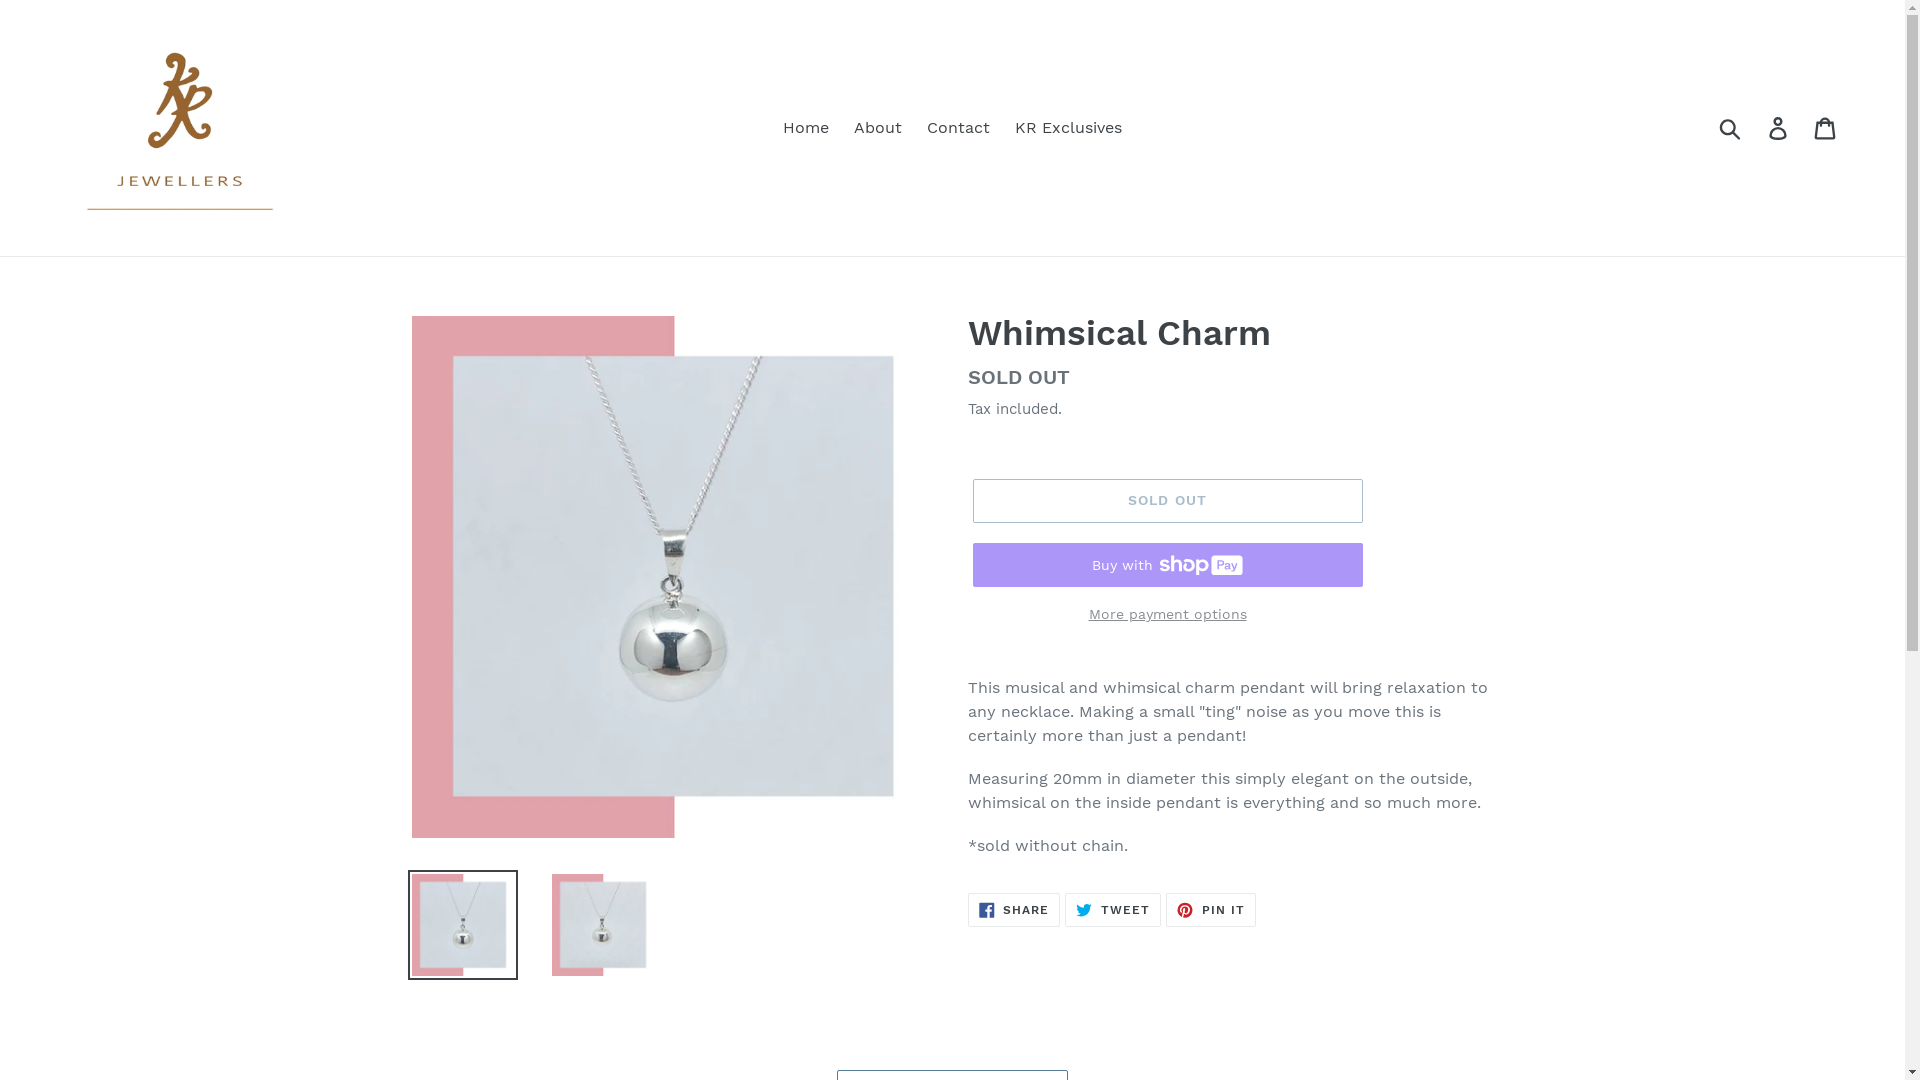  What do you see at coordinates (1166, 910) in the screenshot?
I see `'PIN IT` at bounding box center [1166, 910].